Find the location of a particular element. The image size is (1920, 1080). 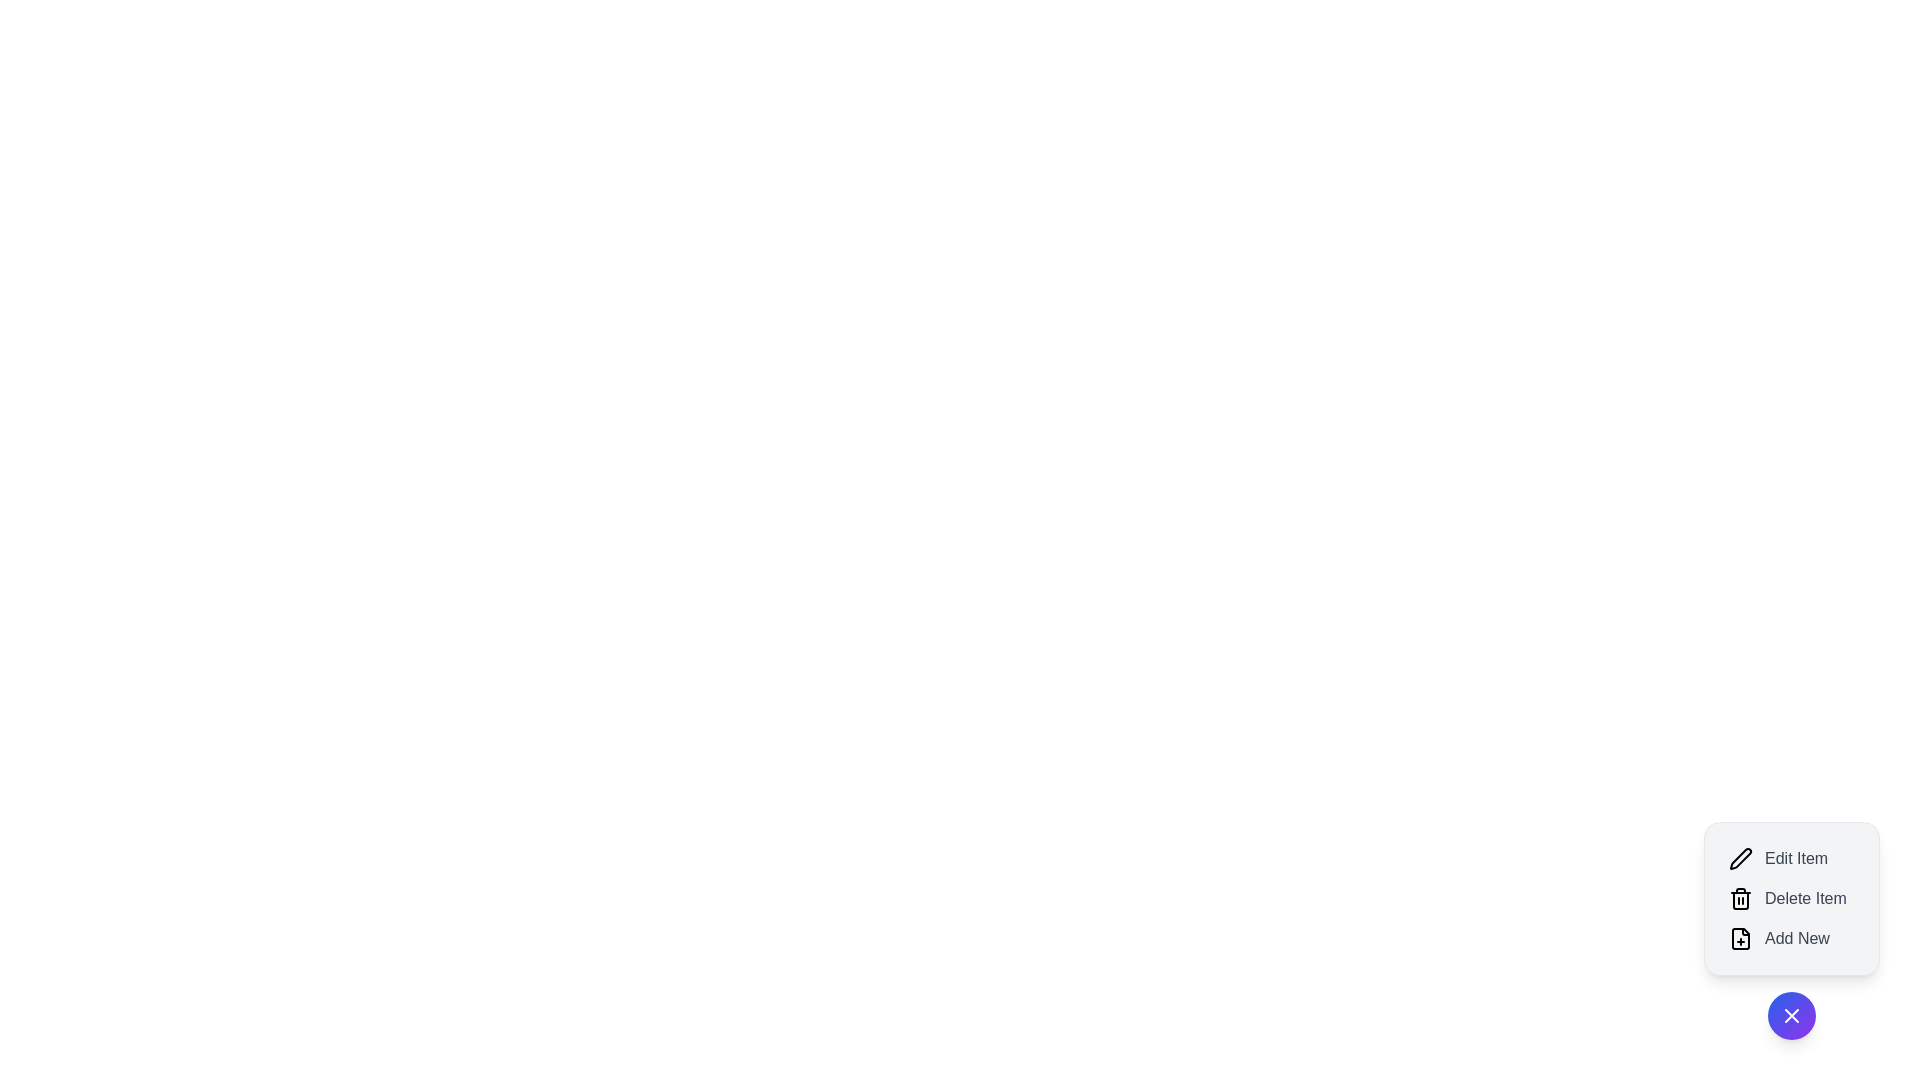

the toggle button to toggle the speed dial menu is located at coordinates (1791, 1015).